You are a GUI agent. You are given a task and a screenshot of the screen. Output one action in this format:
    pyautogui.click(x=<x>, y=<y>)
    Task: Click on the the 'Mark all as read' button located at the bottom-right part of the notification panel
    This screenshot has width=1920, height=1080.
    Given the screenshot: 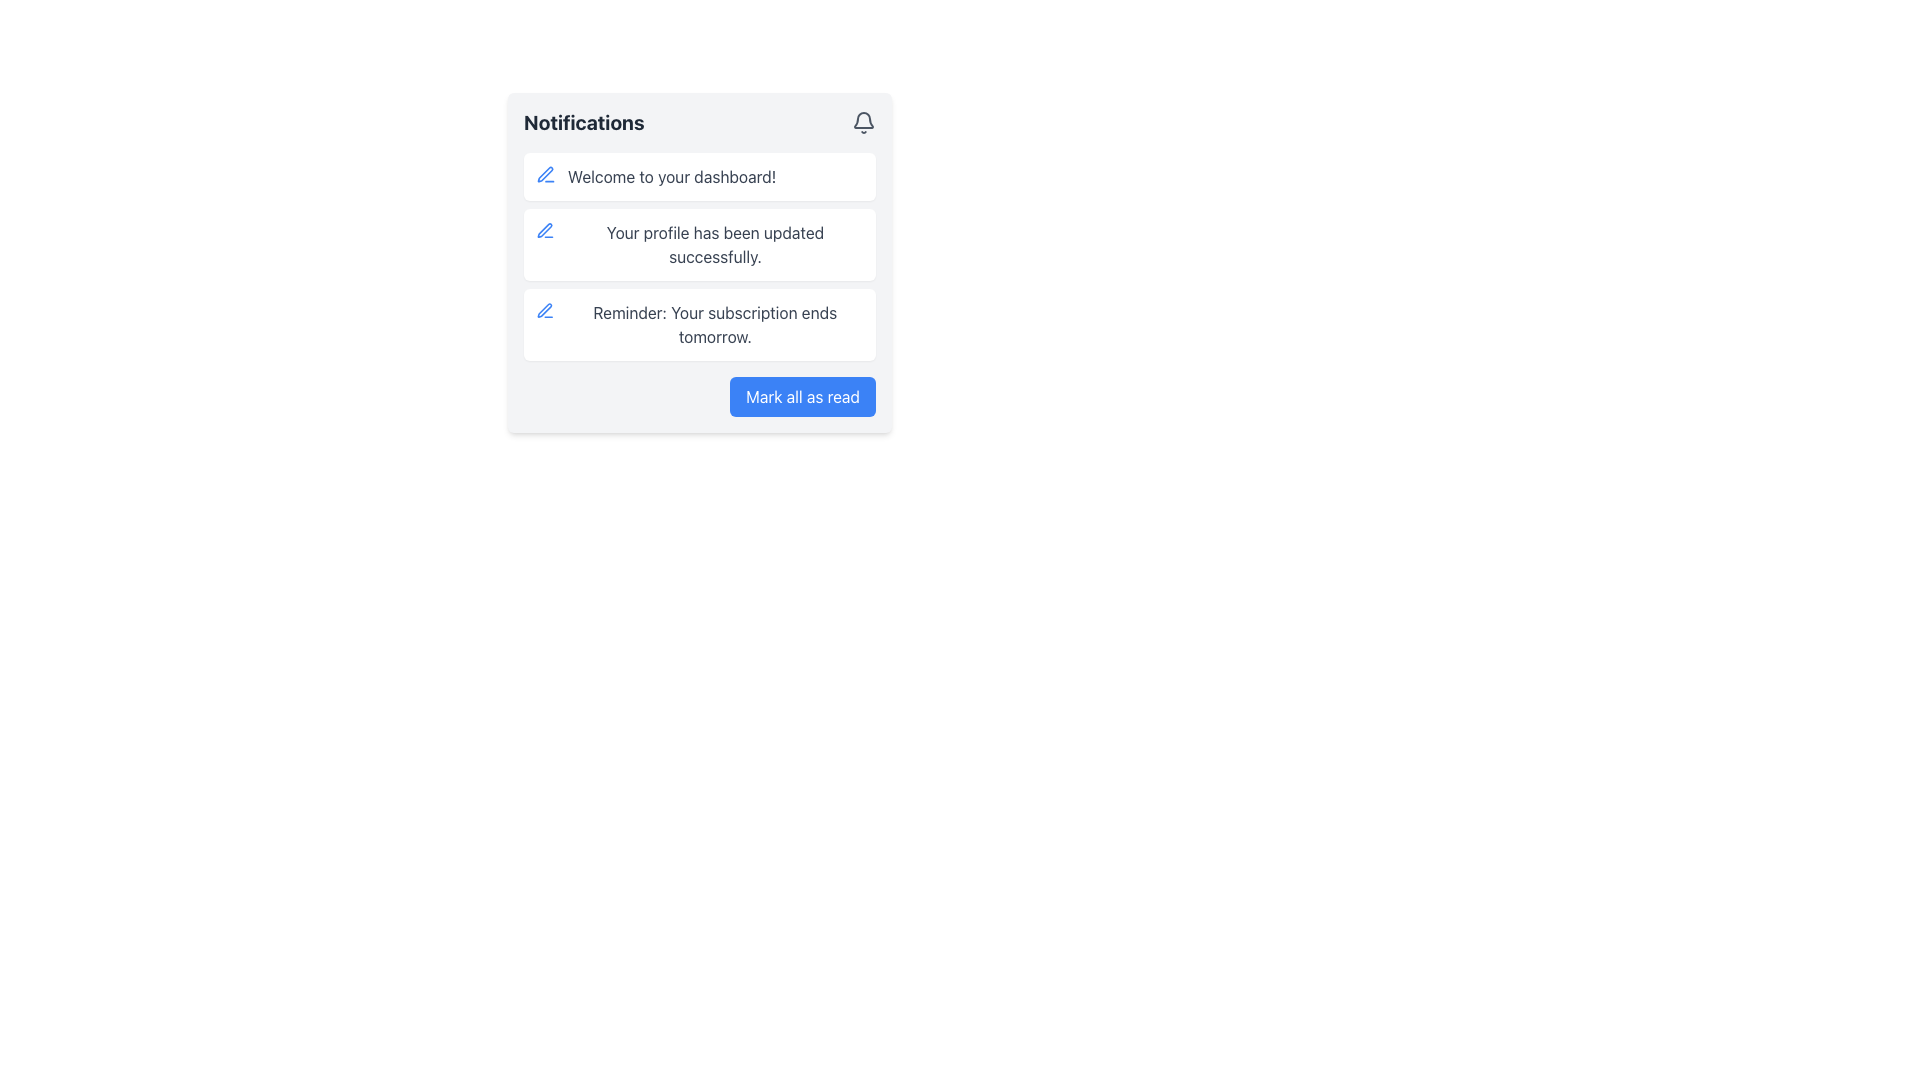 What is the action you would take?
    pyautogui.click(x=803, y=397)
    